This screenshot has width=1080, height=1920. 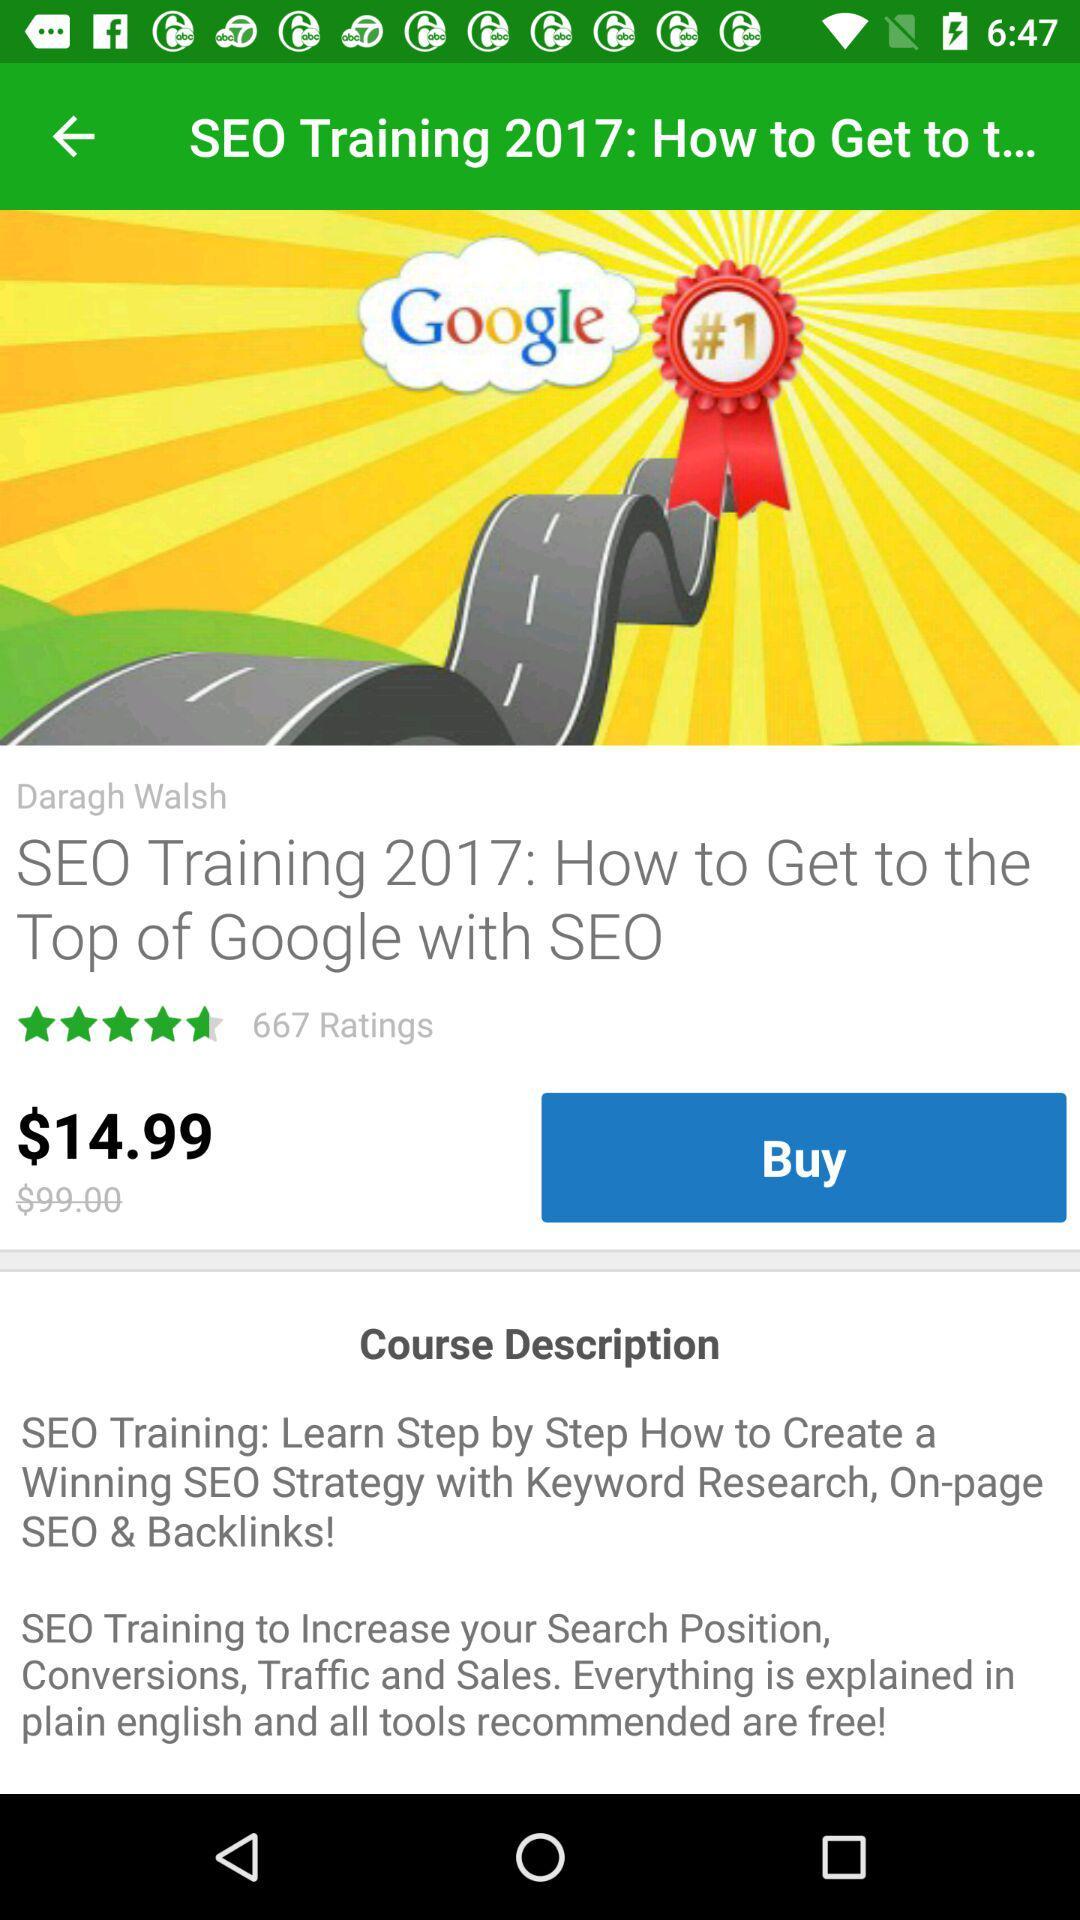 What do you see at coordinates (802, 1157) in the screenshot?
I see `the item to the right of $14.99` at bounding box center [802, 1157].